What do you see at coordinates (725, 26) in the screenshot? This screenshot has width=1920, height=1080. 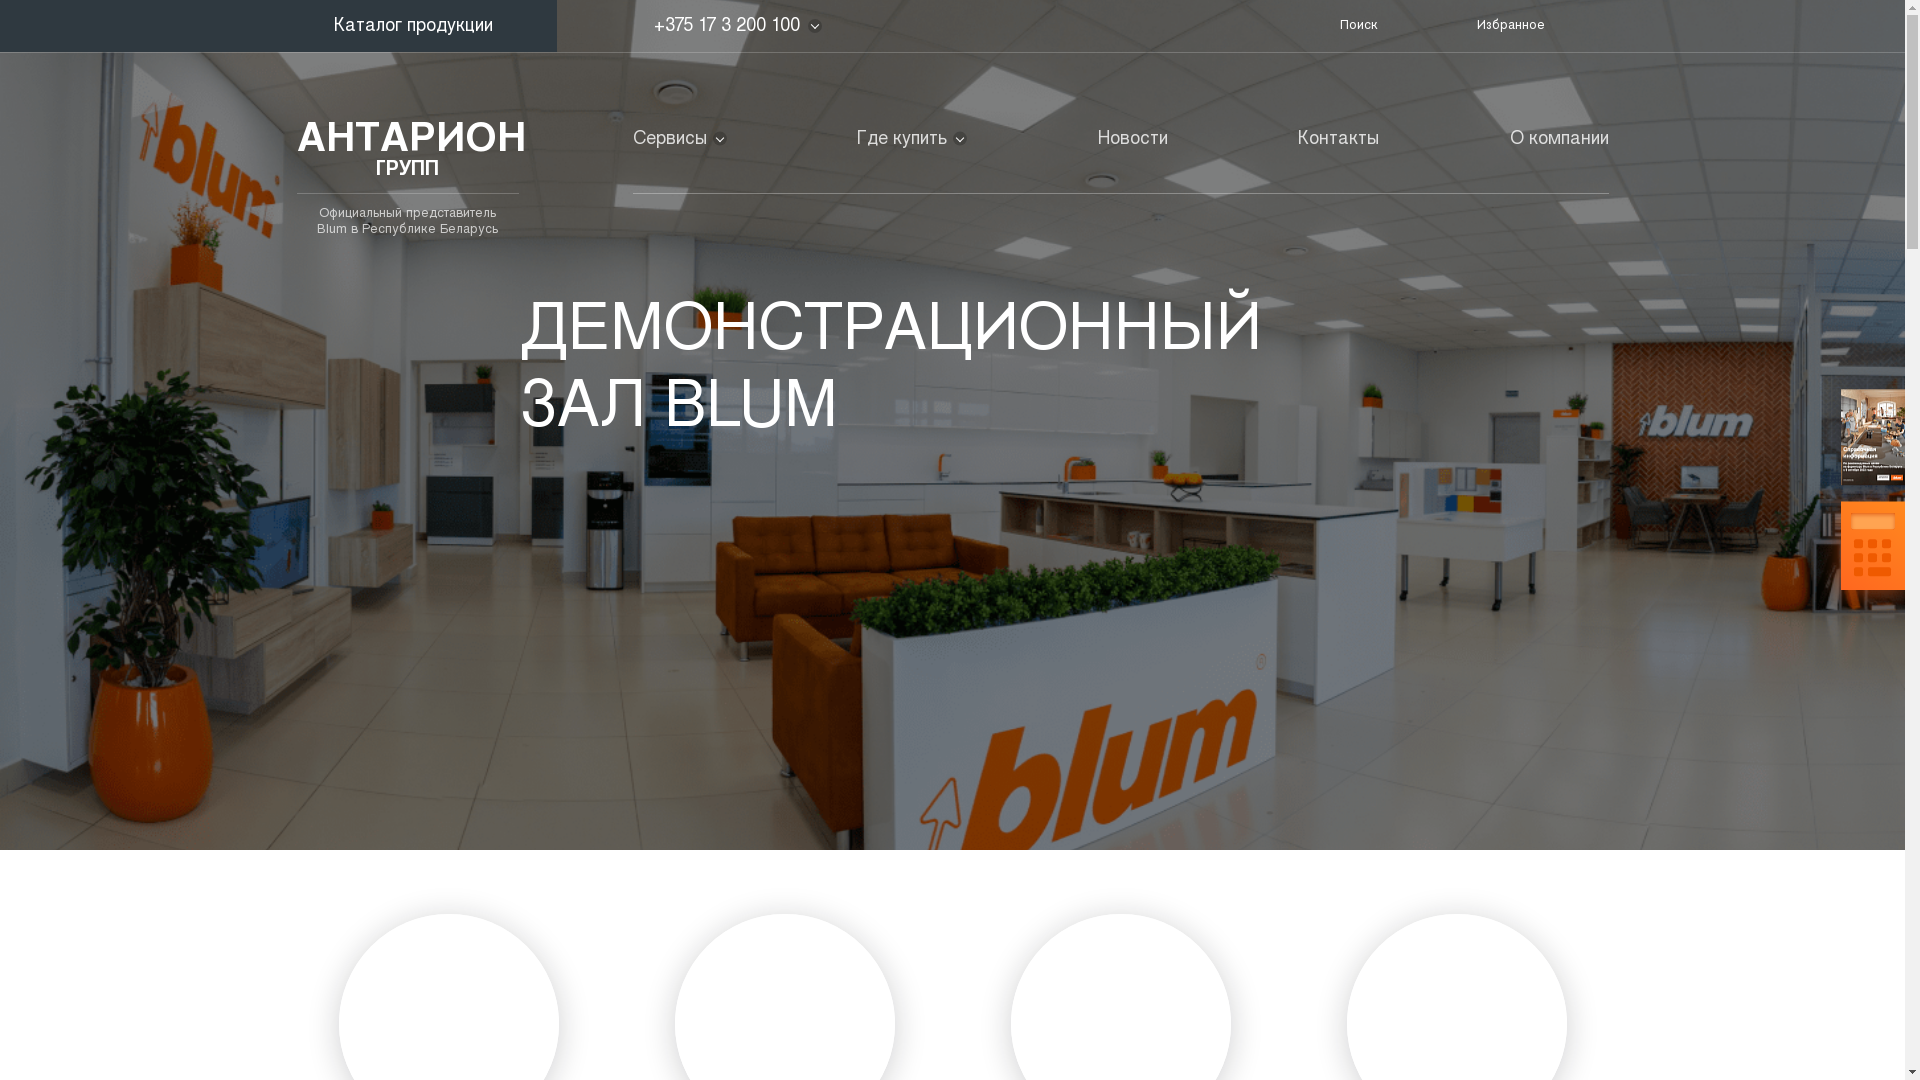 I see `'+375 17 3 200 100'` at bounding box center [725, 26].